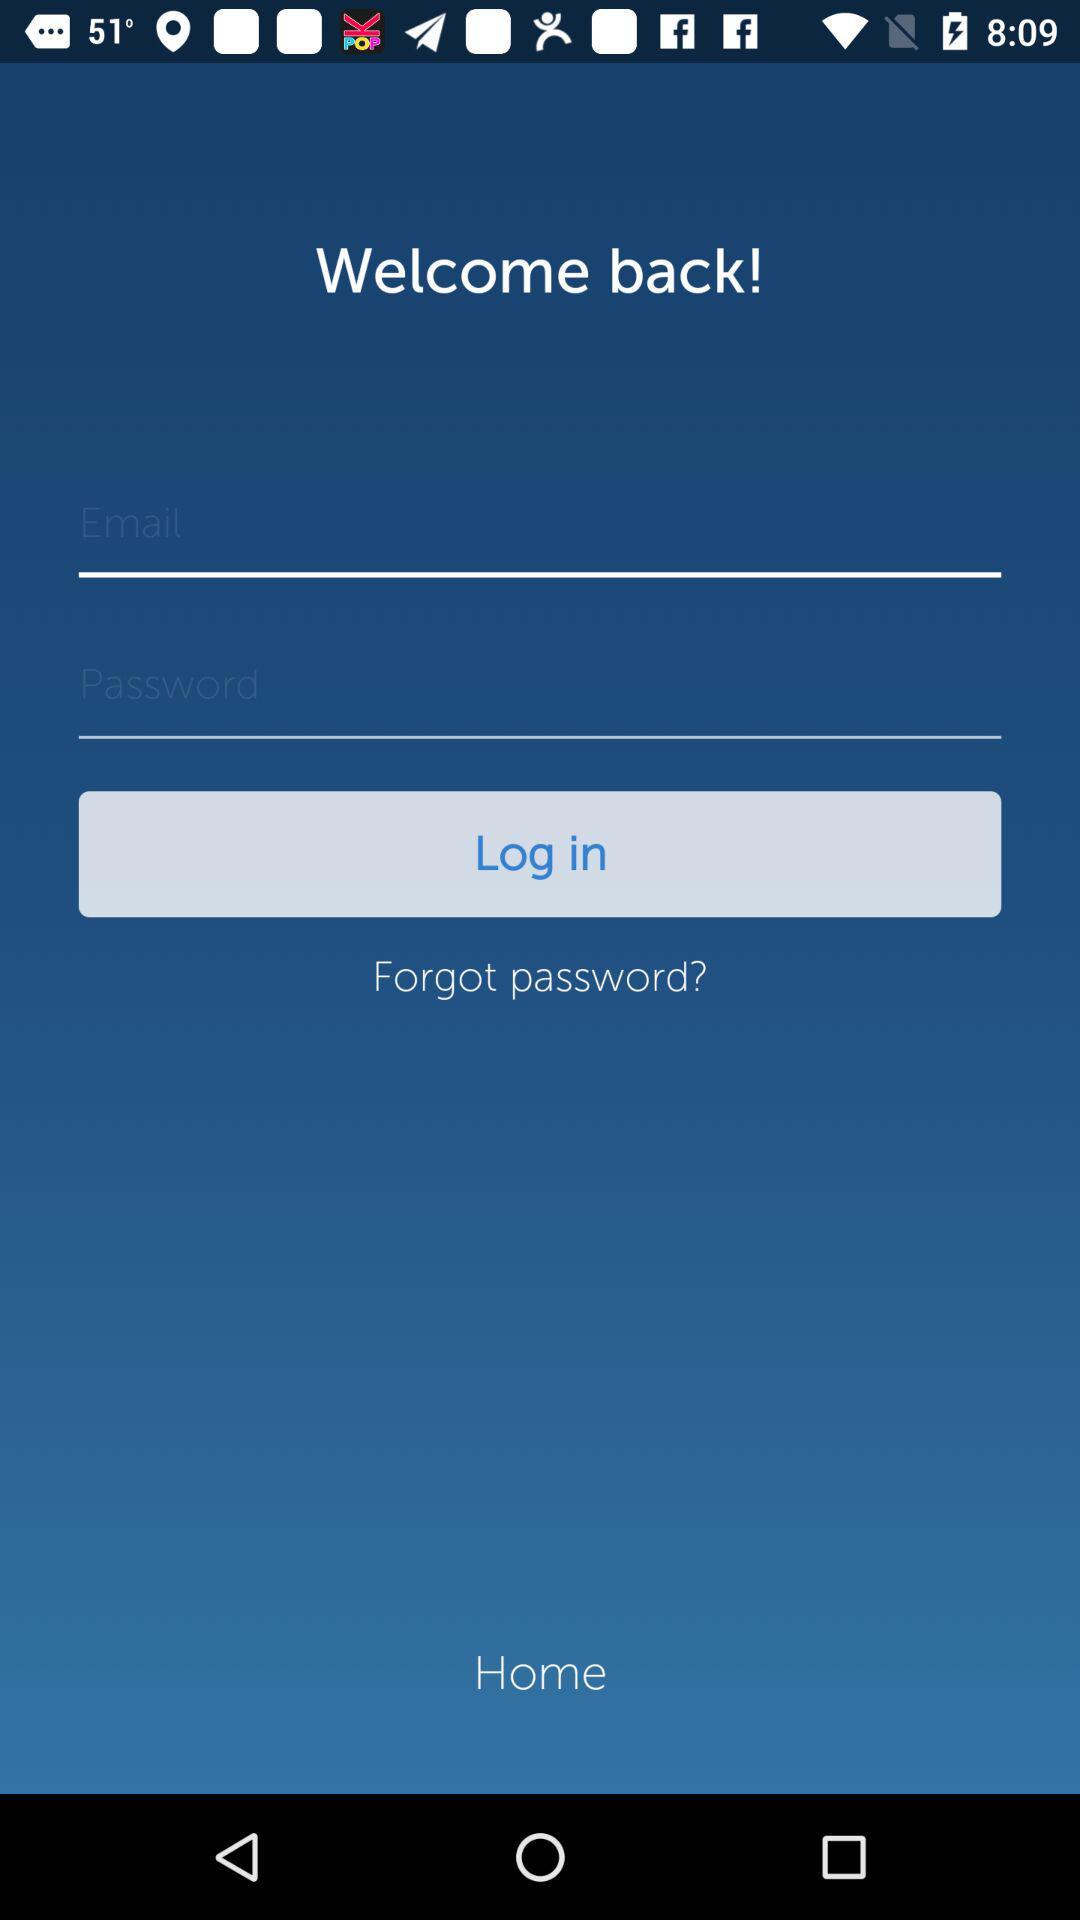  What do you see at coordinates (540, 987) in the screenshot?
I see `forgot password?` at bounding box center [540, 987].